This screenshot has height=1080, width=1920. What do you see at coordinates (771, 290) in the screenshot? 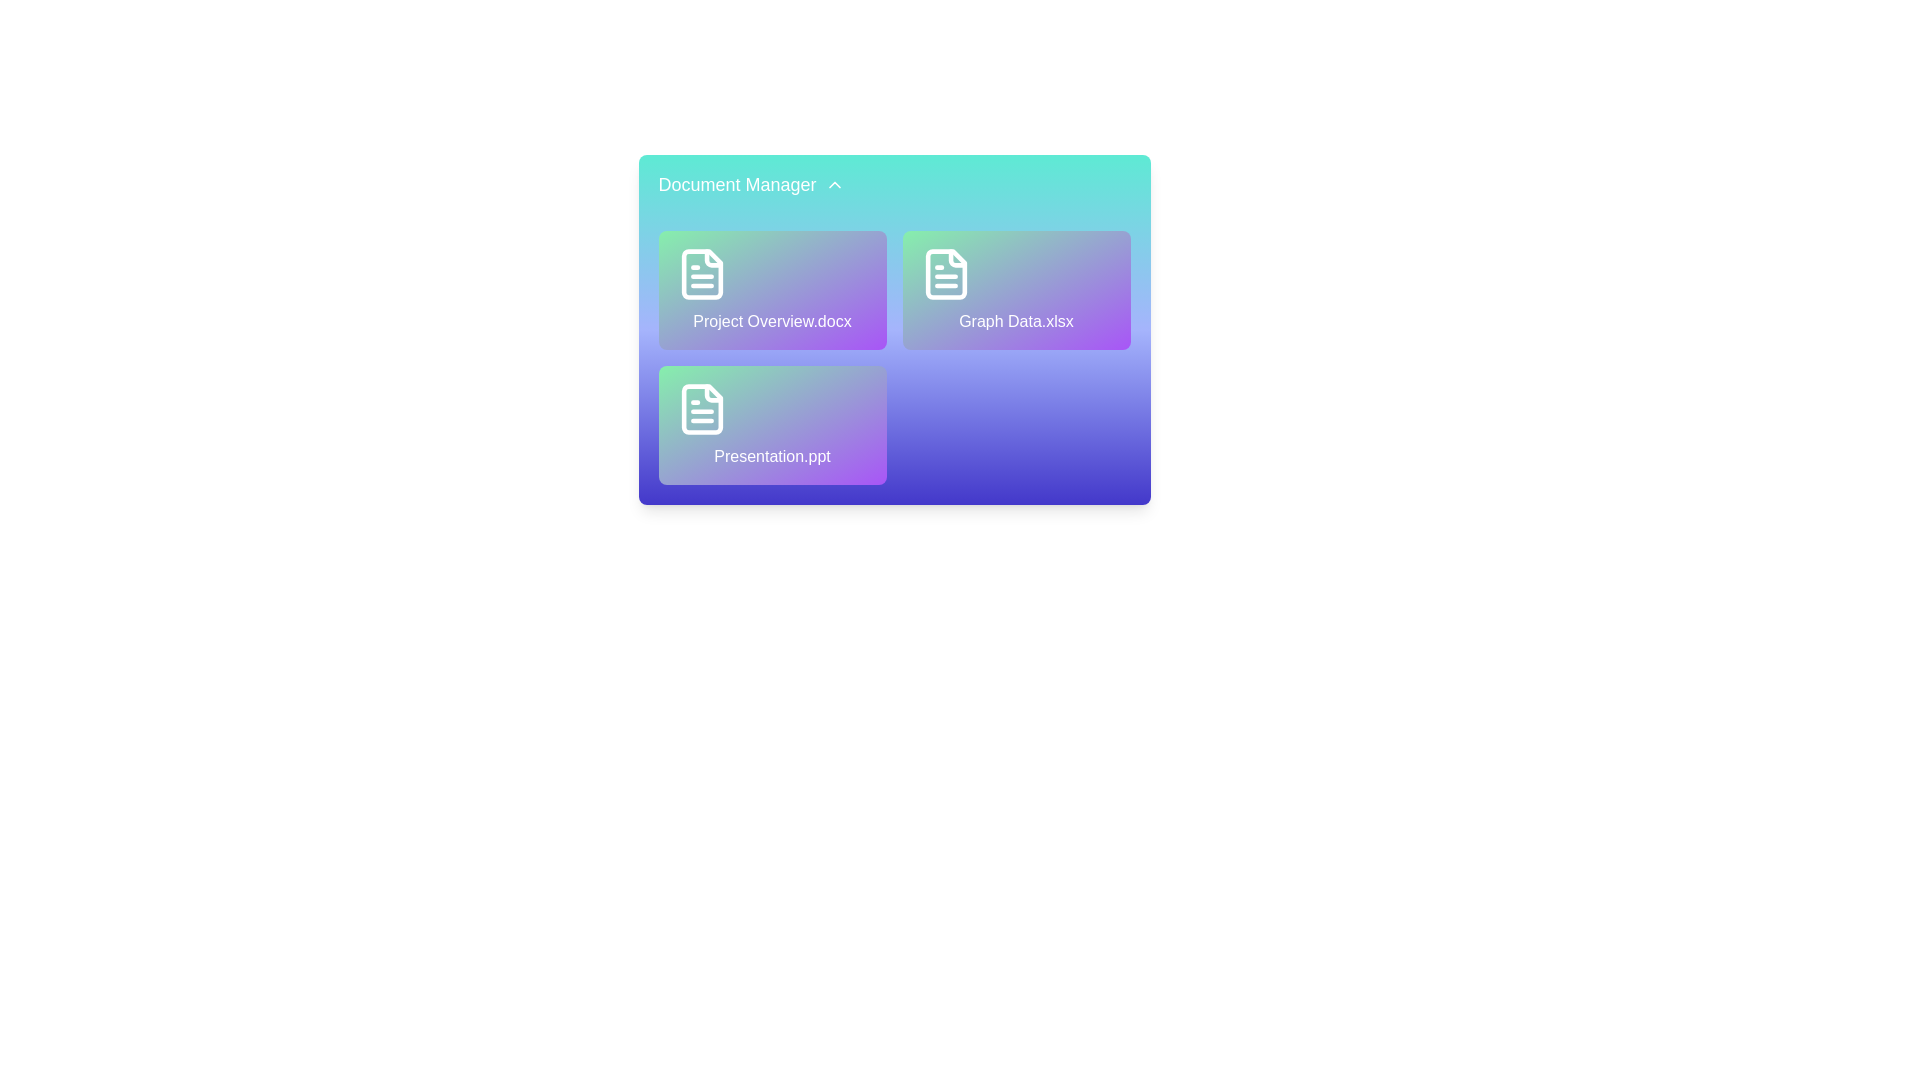
I see `the file named Project Overview.docx` at bounding box center [771, 290].